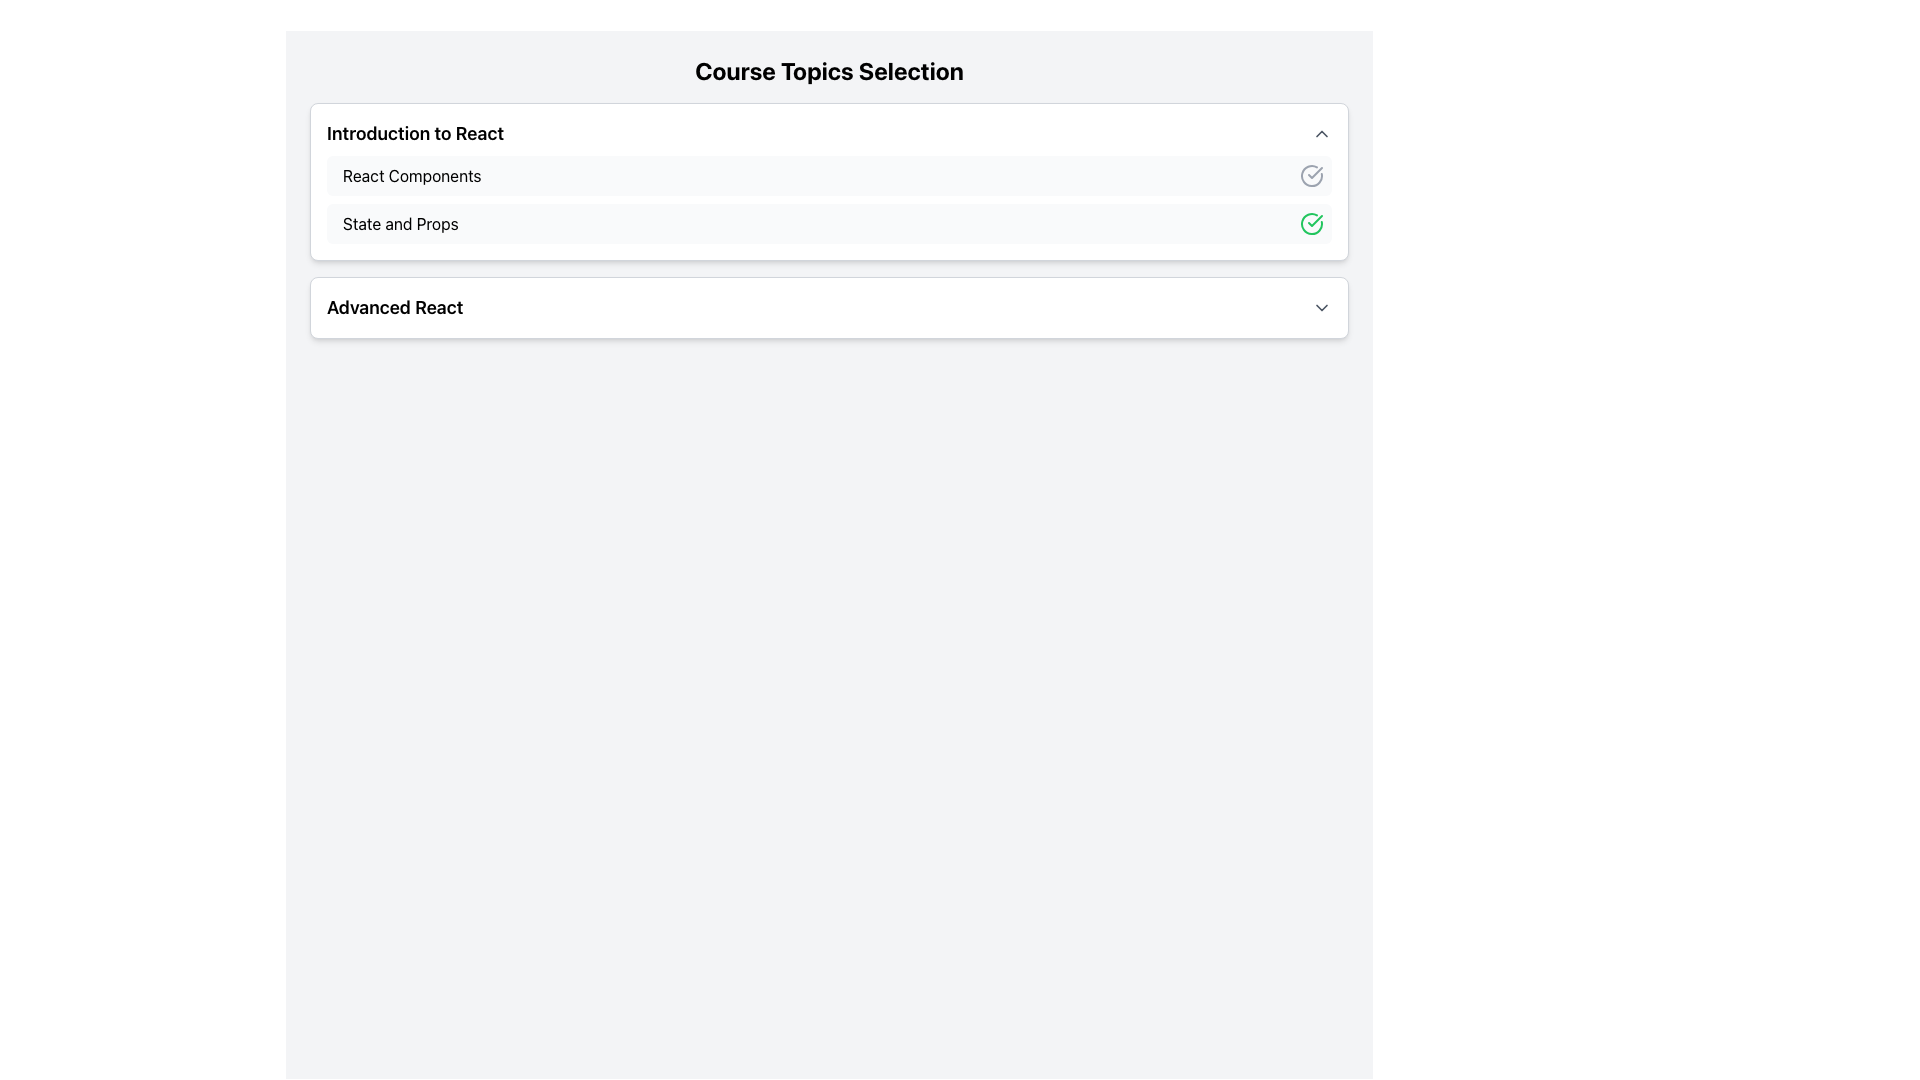 The width and height of the screenshot is (1920, 1080). Describe the element at coordinates (400, 223) in the screenshot. I see `the label that identifies the topic 'State and Props' in the 'Introduction to React' section, positioned between 'React Components' and 'Advanced React'` at that location.